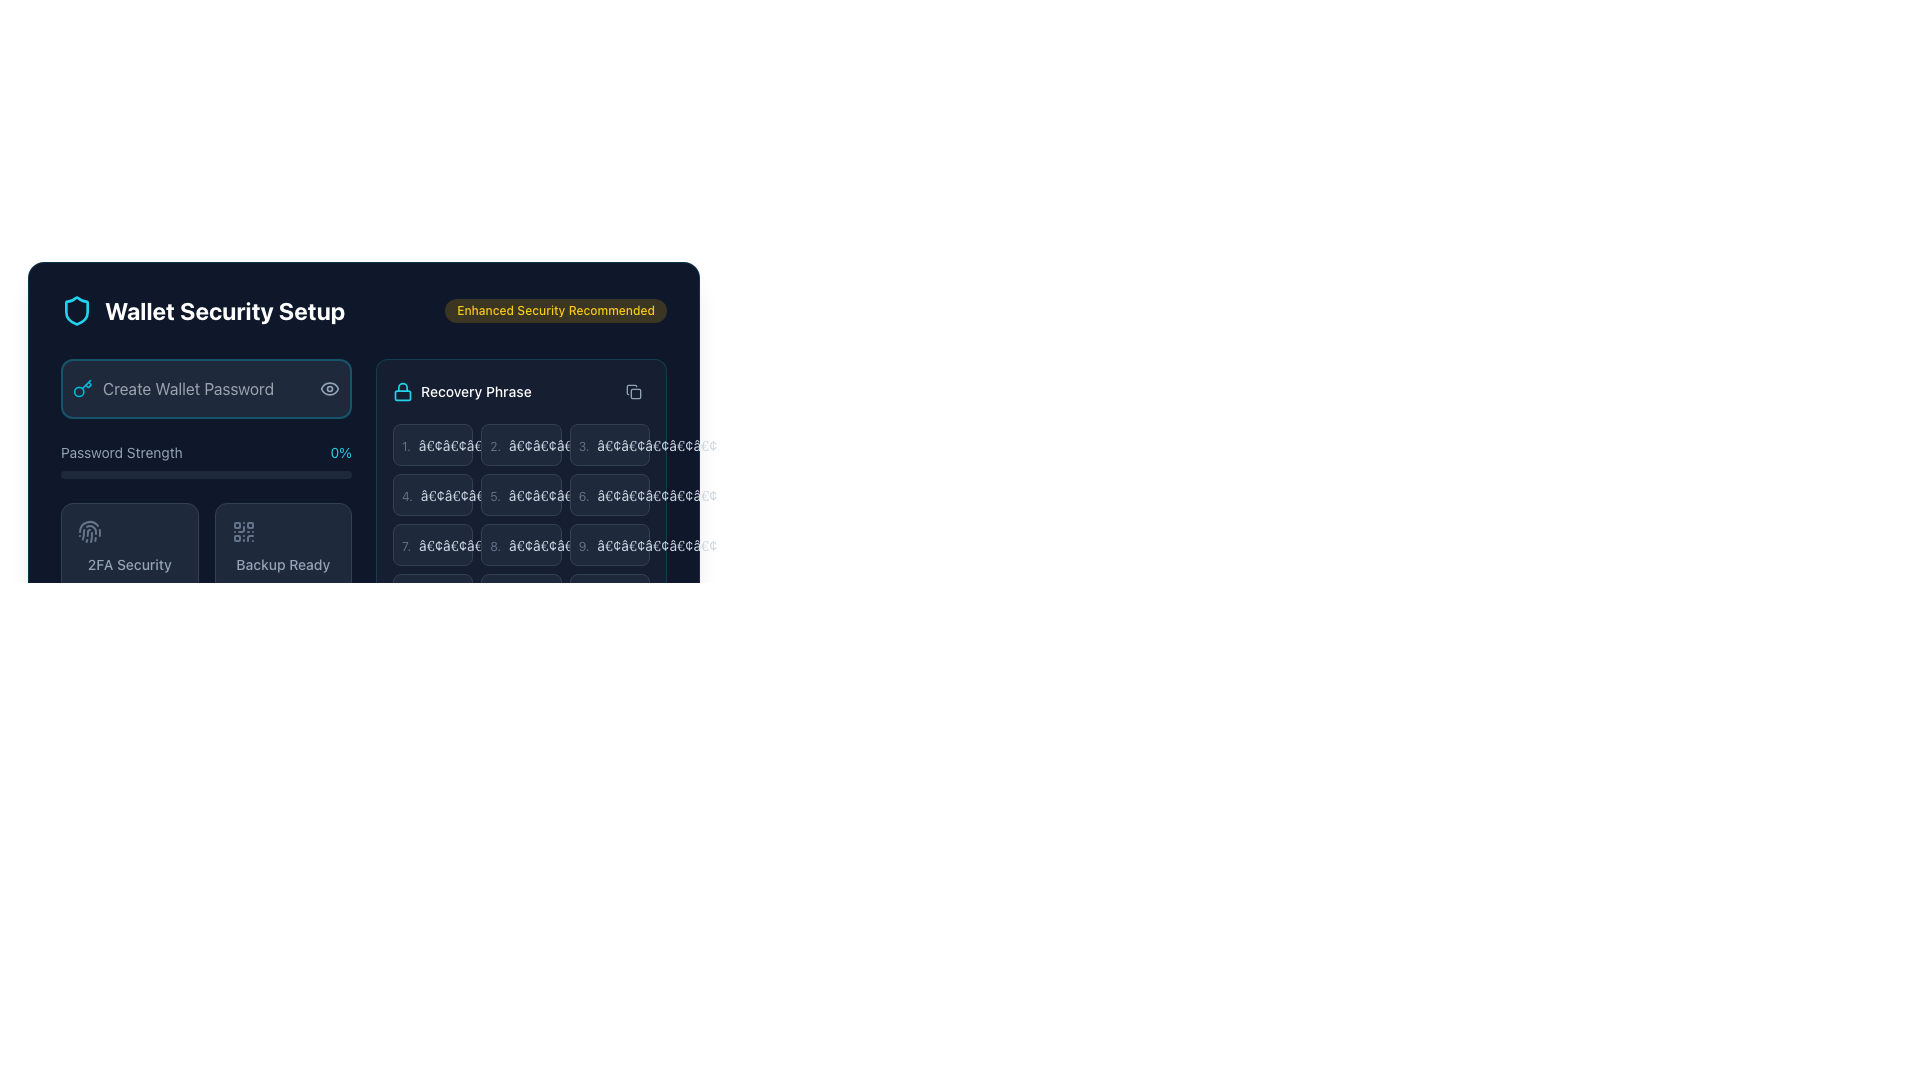  I want to click on text display element styled with a small font size and light gray color, which appears as a placeholder next to the number '4.' in the 'Recovery Phrase' section, so click(480, 495).